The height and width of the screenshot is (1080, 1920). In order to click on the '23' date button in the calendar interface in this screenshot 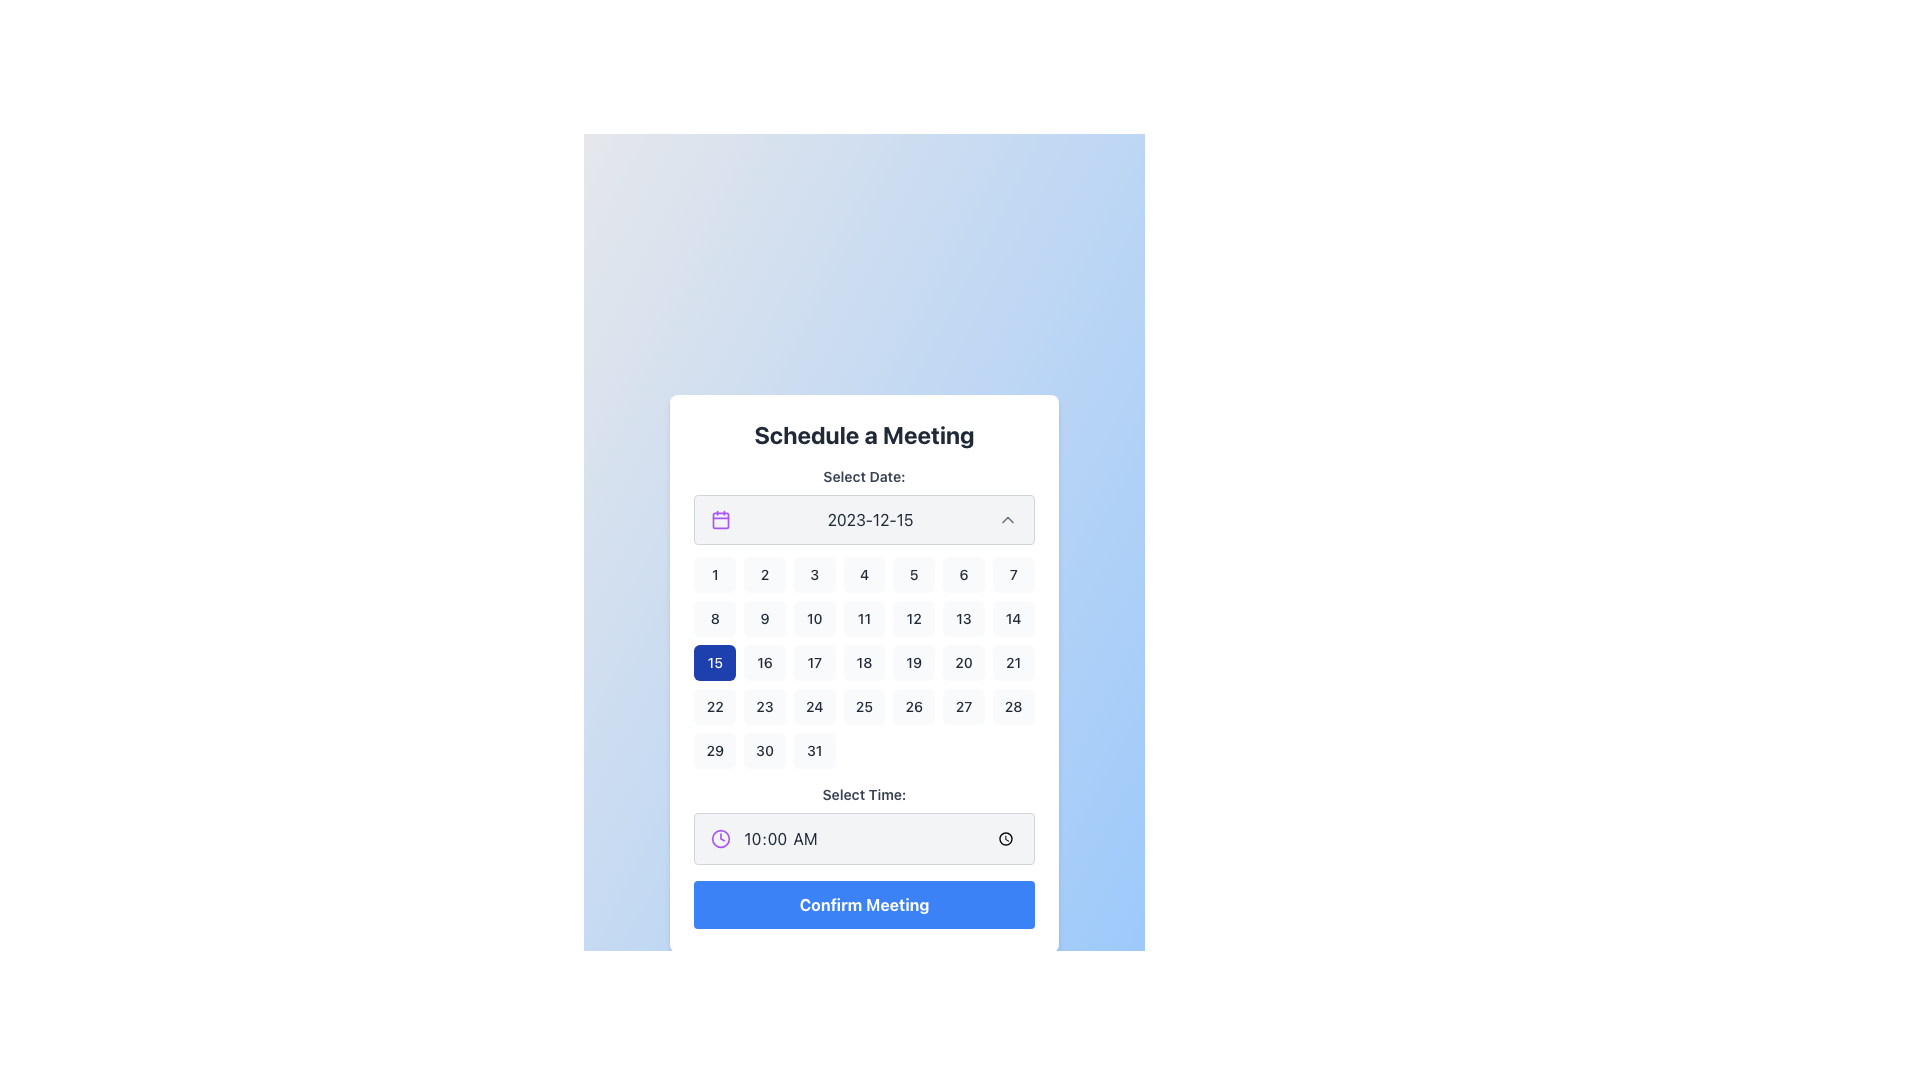, I will do `click(763, 705)`.